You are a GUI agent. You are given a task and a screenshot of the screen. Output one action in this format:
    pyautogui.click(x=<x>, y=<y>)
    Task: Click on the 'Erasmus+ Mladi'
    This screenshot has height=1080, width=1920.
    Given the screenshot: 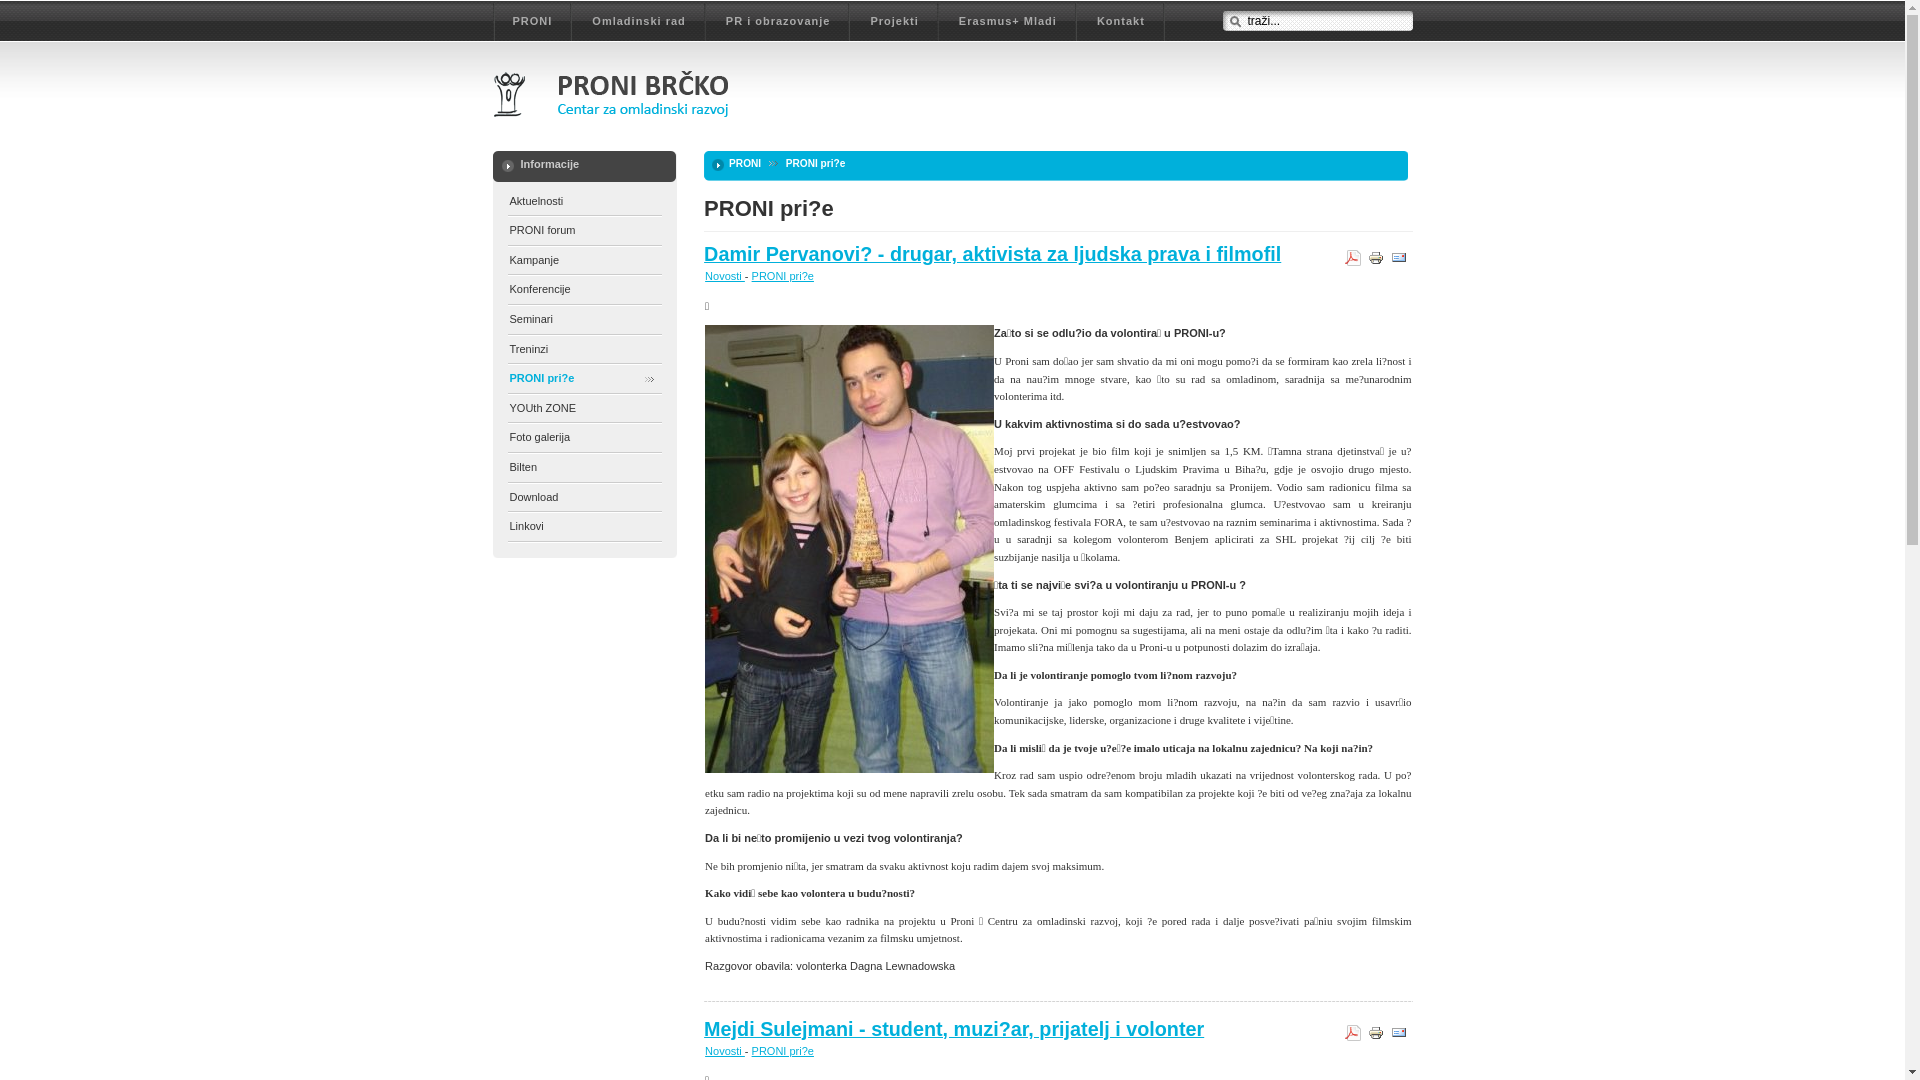 What is the action you would take?
    pyautogui.click(x=1008, y=23)
    